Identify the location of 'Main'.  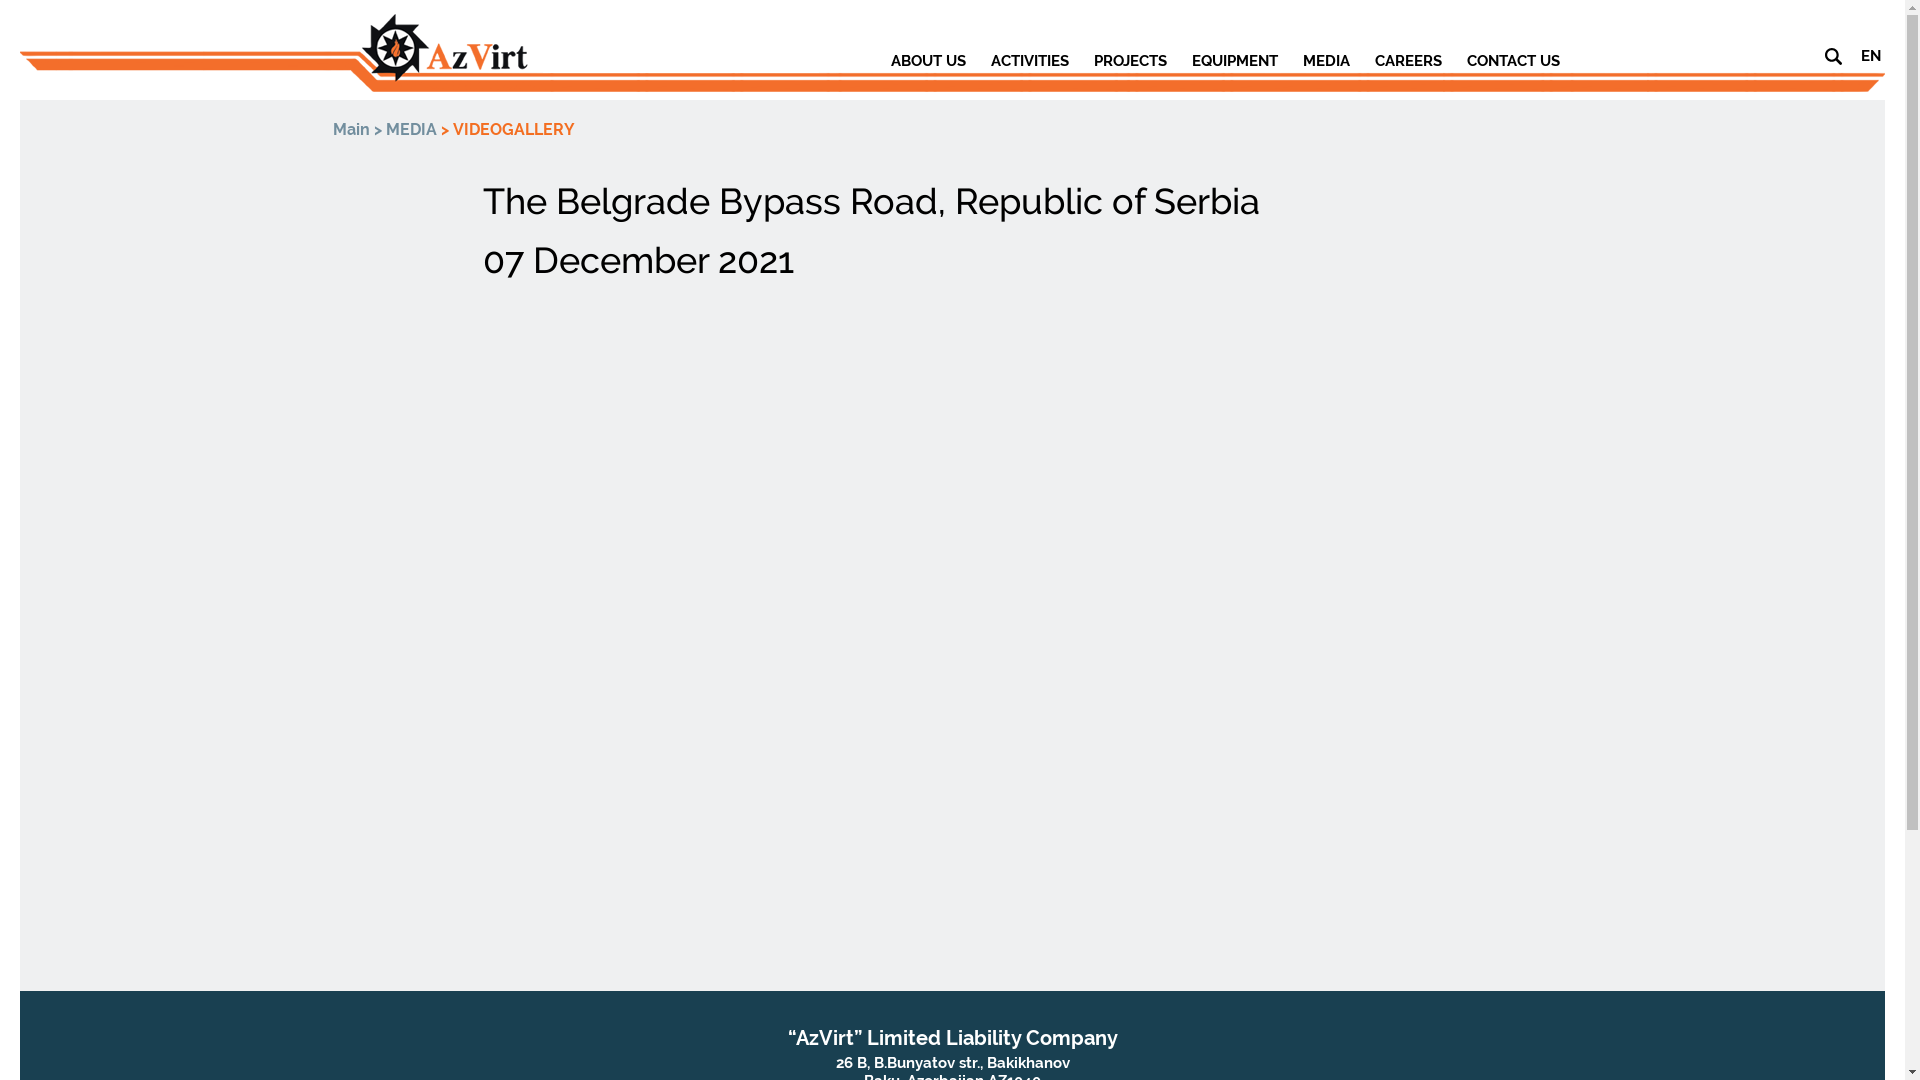
(350, 129).